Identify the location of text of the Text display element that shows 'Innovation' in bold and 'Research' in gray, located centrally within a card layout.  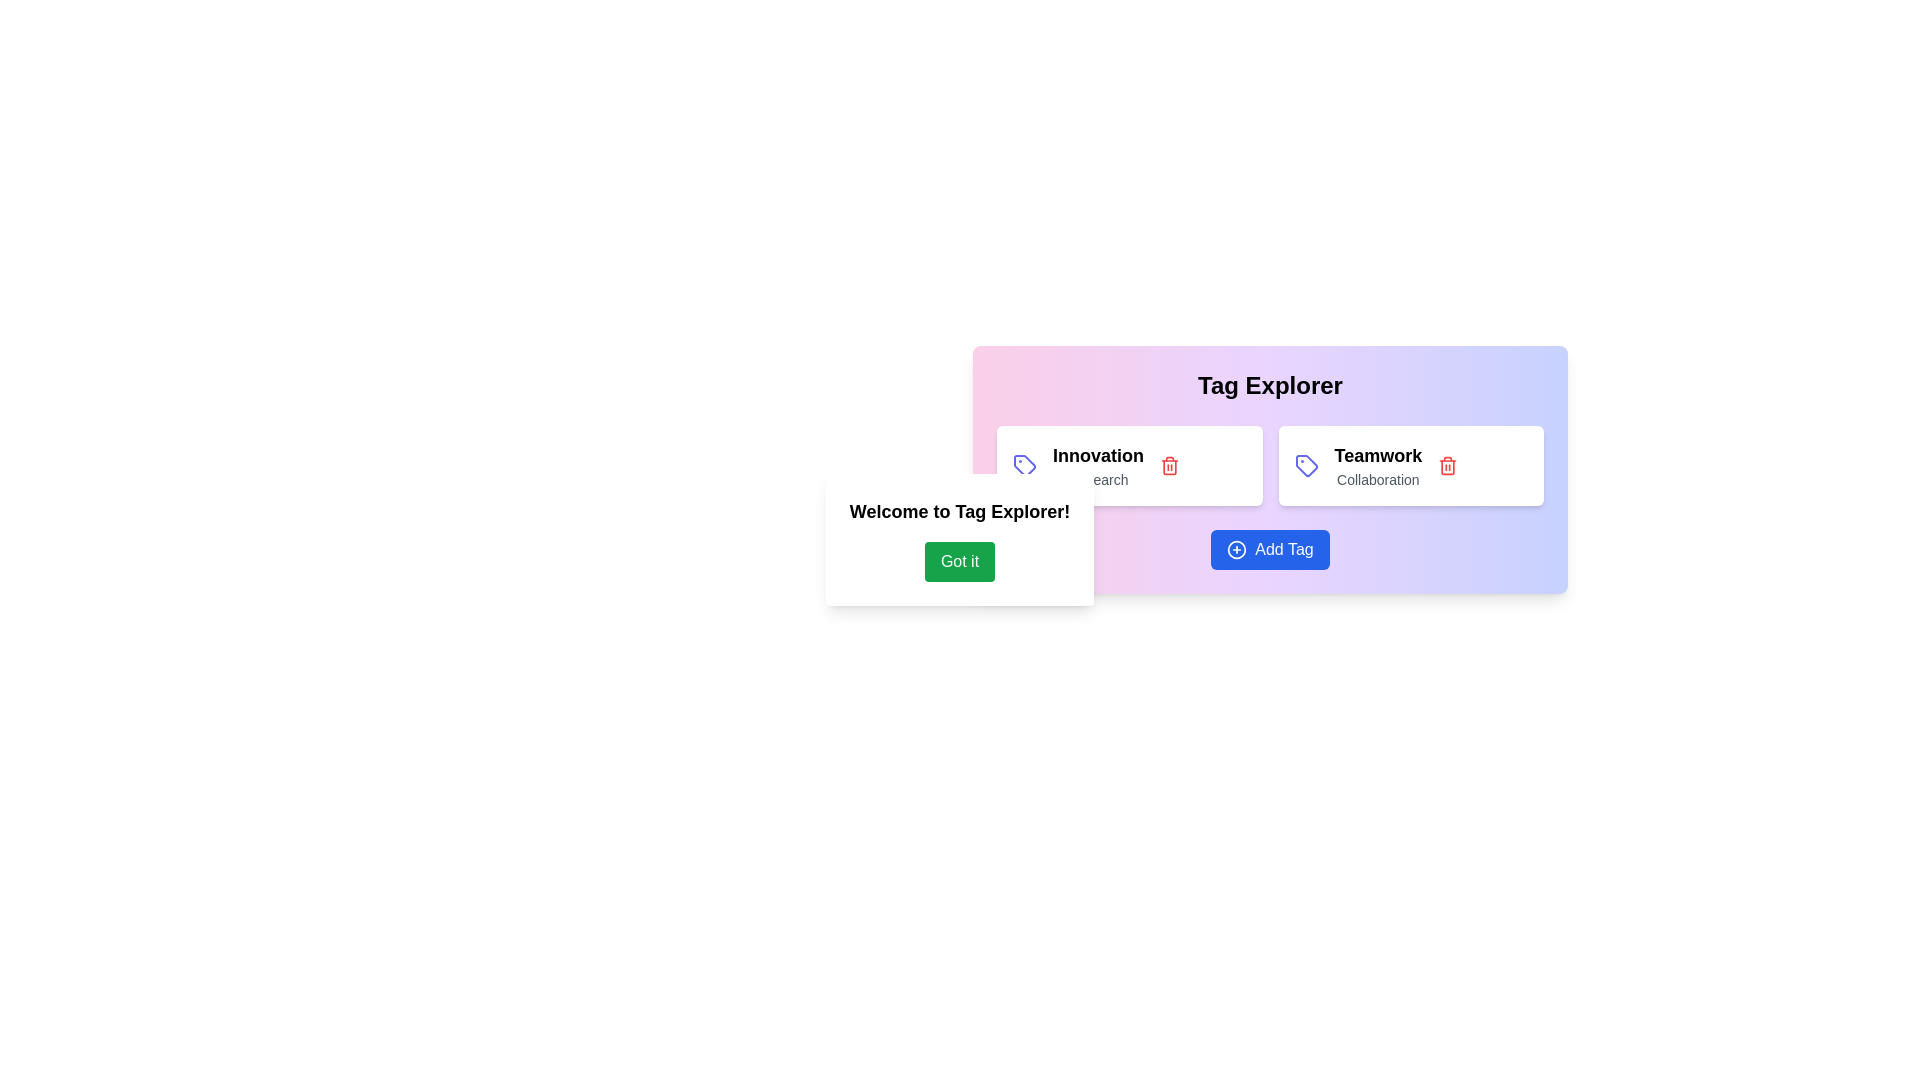
(1097, 466).